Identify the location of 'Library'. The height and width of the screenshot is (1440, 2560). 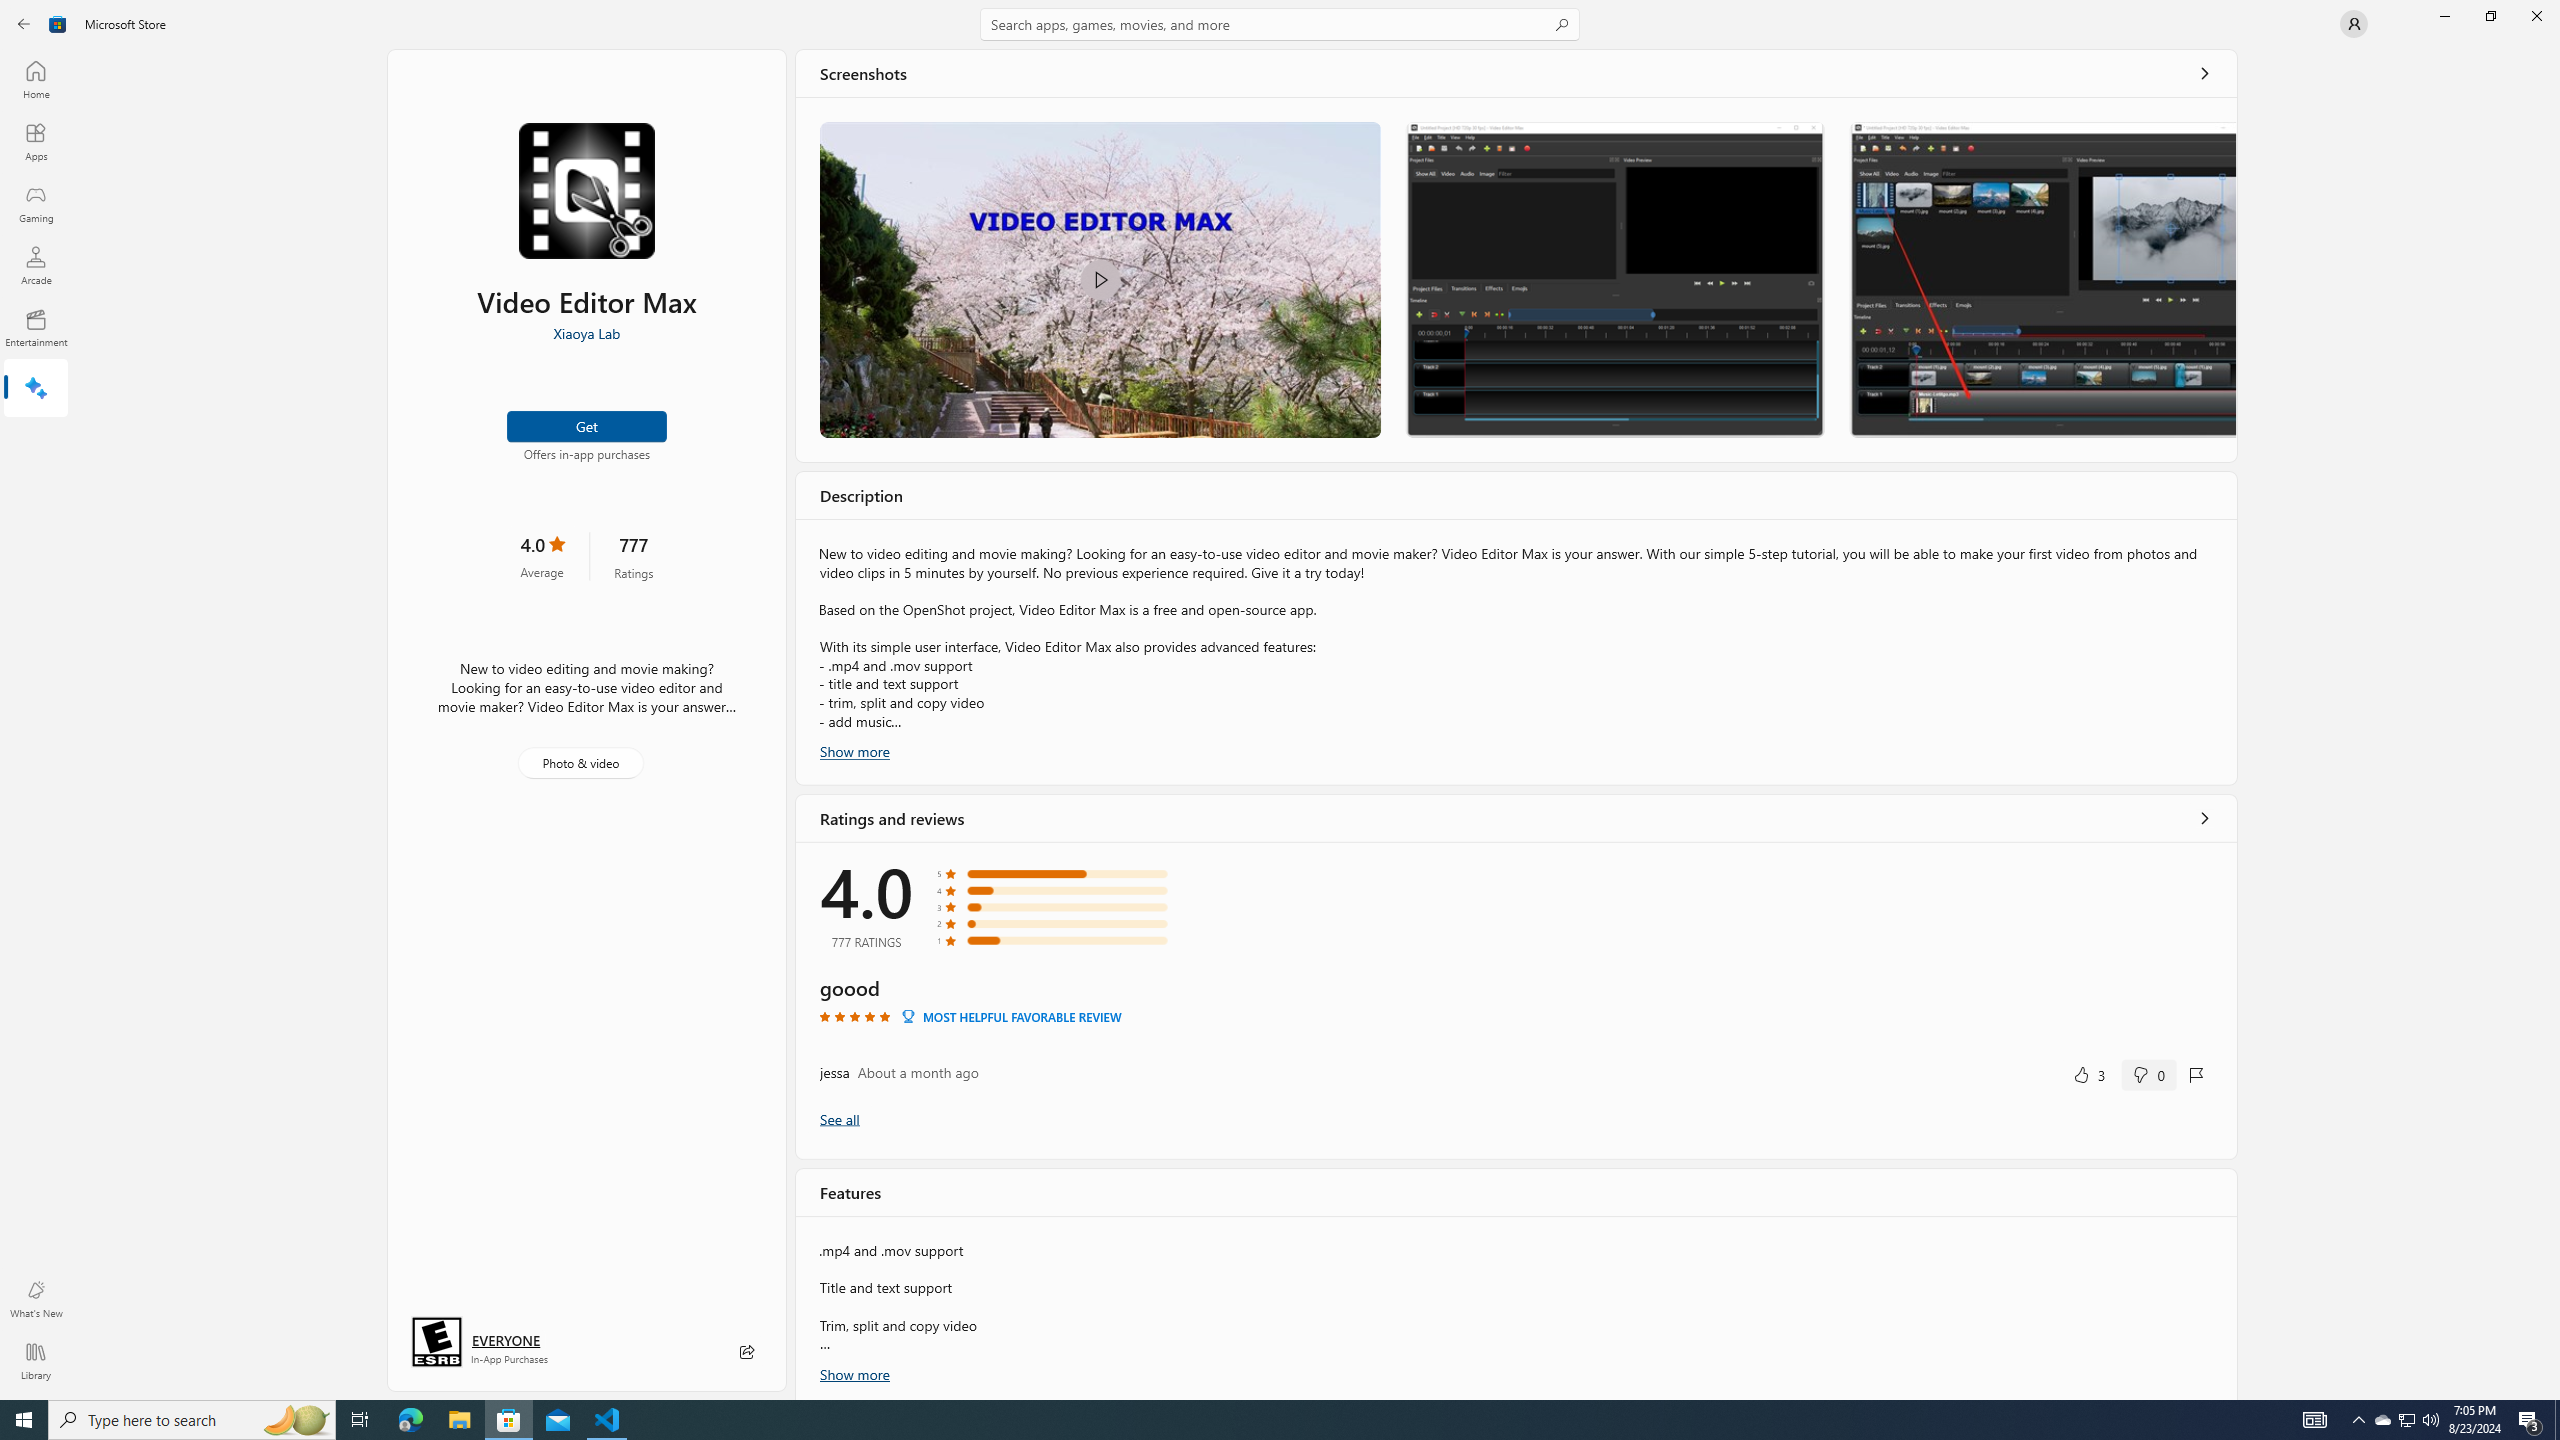
(34, 1360).